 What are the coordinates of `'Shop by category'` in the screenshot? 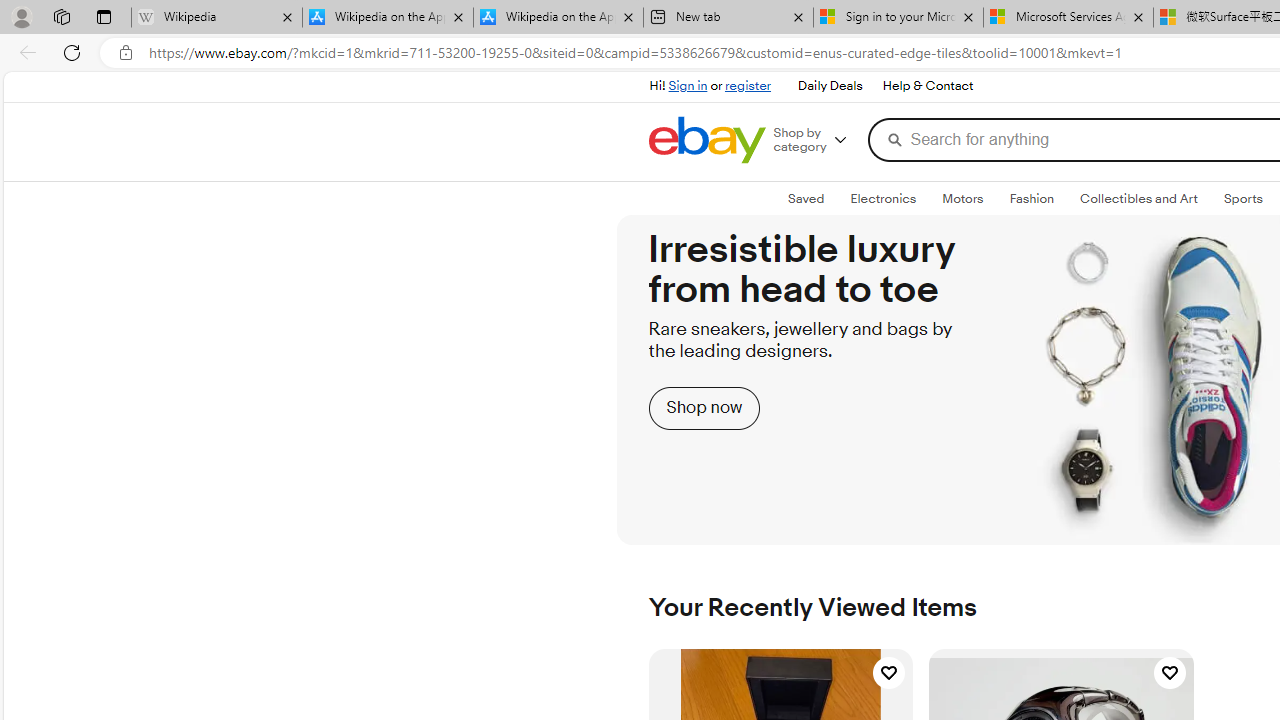 It's located at (817, 139).